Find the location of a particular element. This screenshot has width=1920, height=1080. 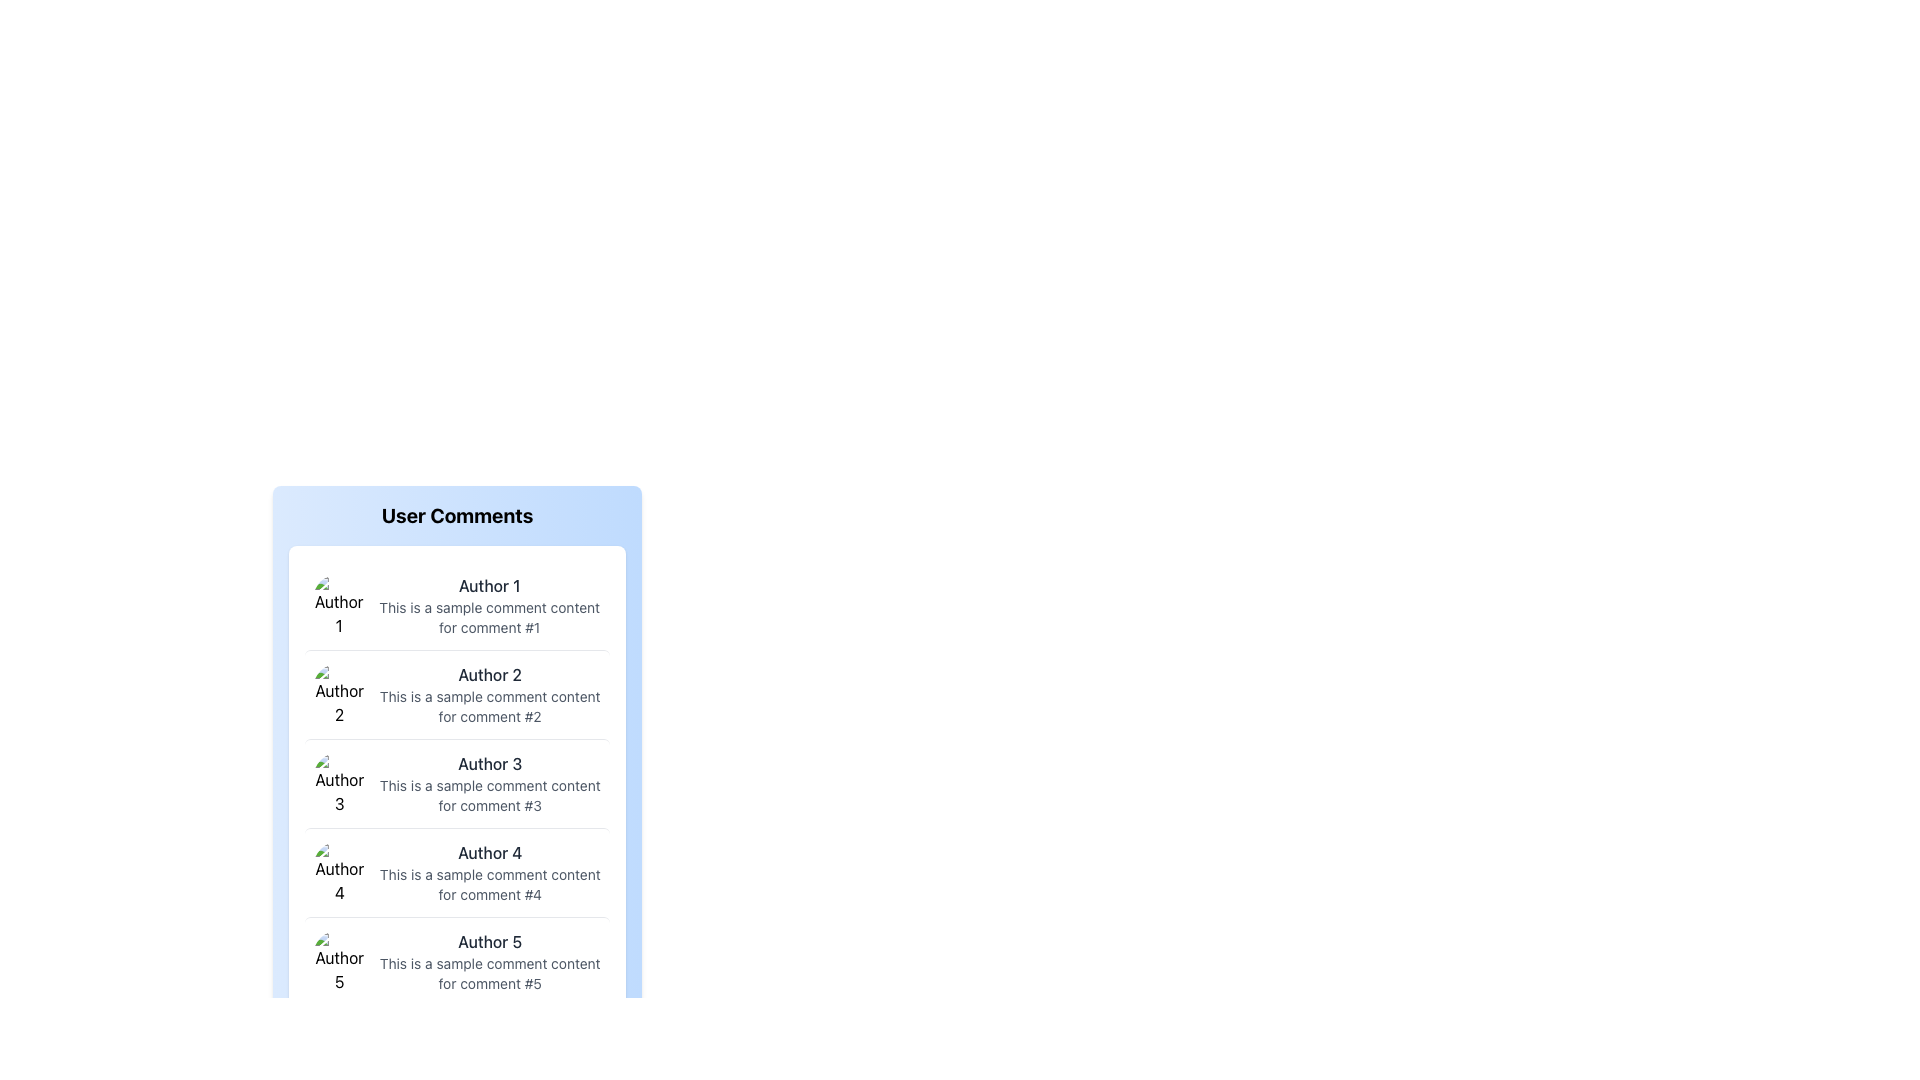

the third Comment item in the vertically stacked list of comments, which displays the author's name, avatar, and comment content is located at coordinates (456, 782).